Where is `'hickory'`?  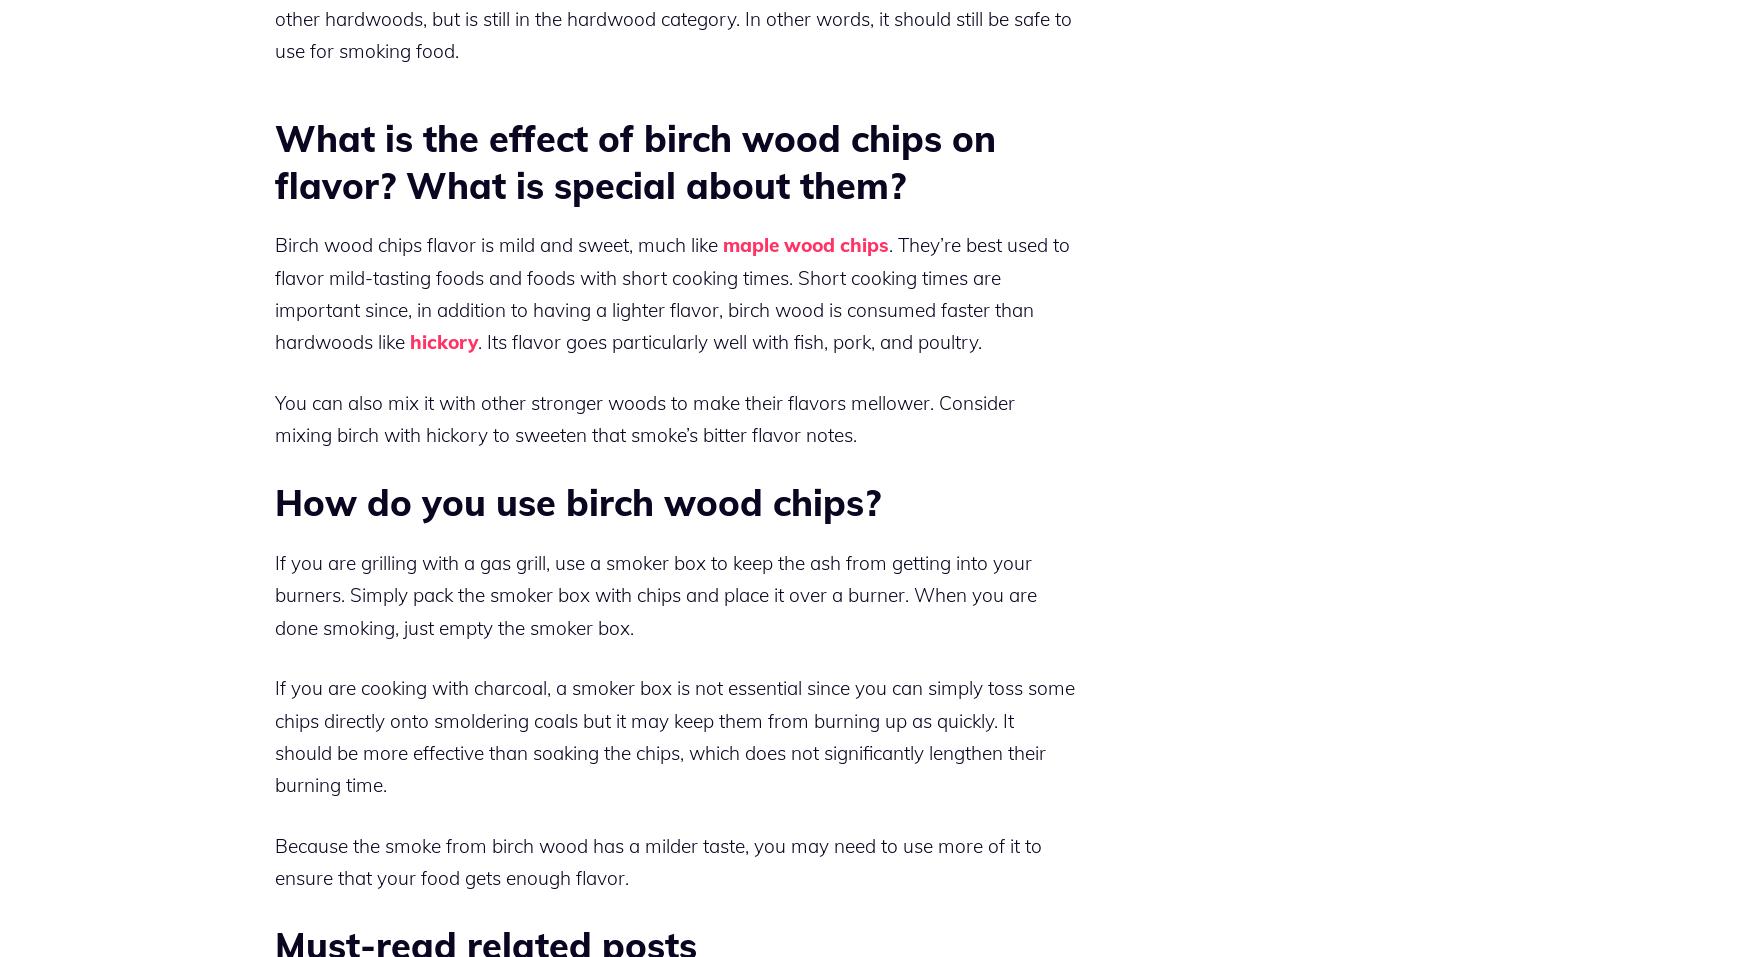 'hickory' is located at coordinates (443, 342).